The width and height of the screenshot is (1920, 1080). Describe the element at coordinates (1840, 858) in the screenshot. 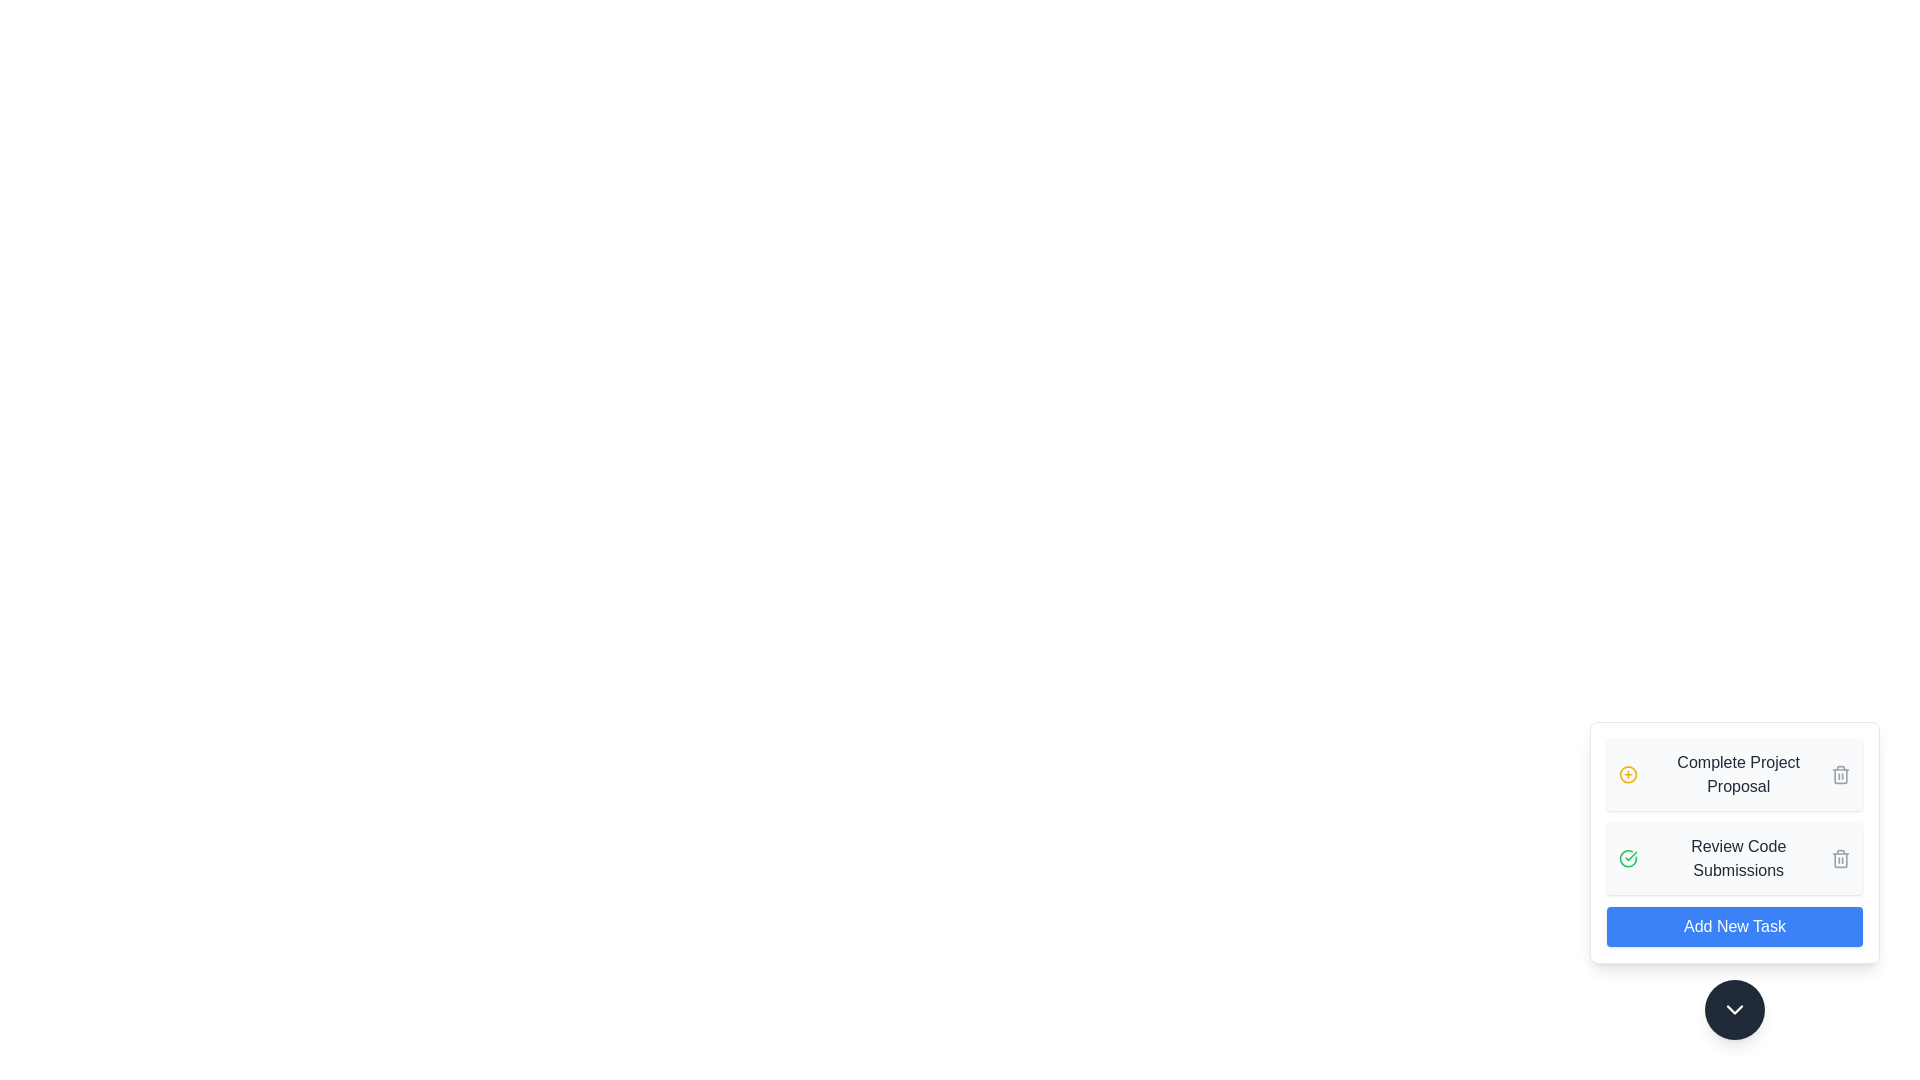

I see `the delete icon next to the task Review Code Submissions to delete it` at that location.